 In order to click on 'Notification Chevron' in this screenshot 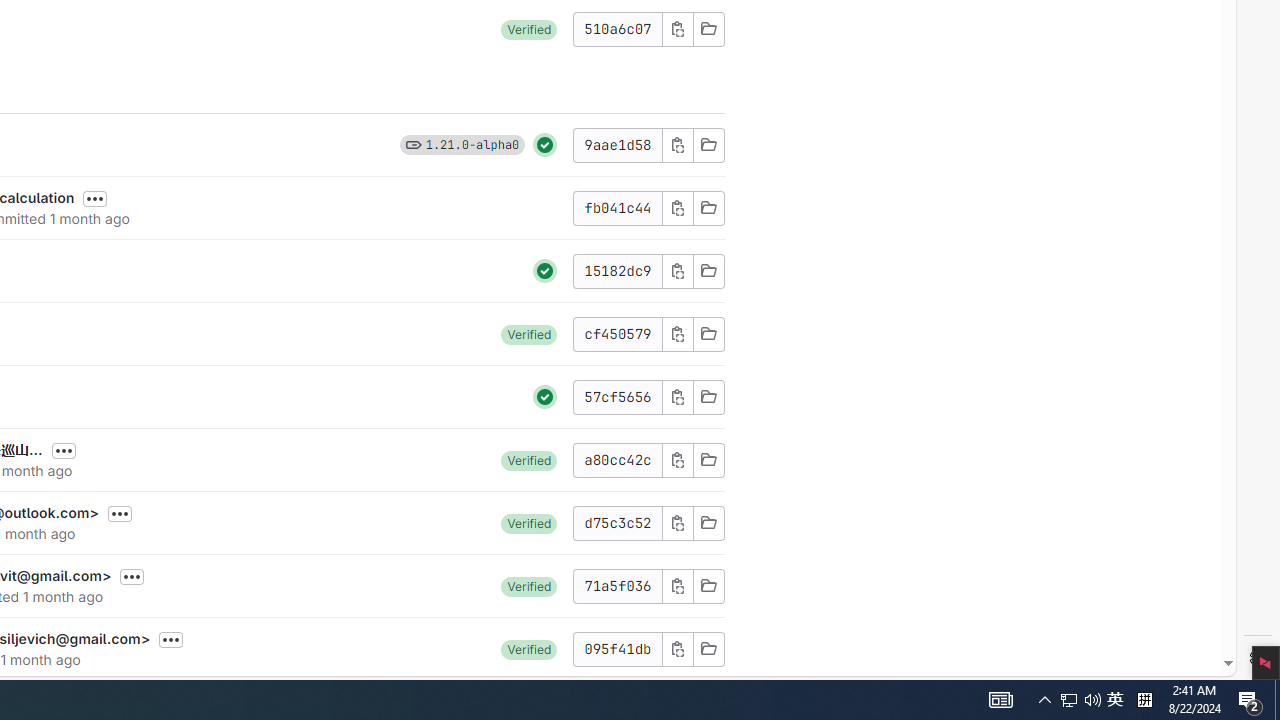, I will do `click(1044, 698)`.